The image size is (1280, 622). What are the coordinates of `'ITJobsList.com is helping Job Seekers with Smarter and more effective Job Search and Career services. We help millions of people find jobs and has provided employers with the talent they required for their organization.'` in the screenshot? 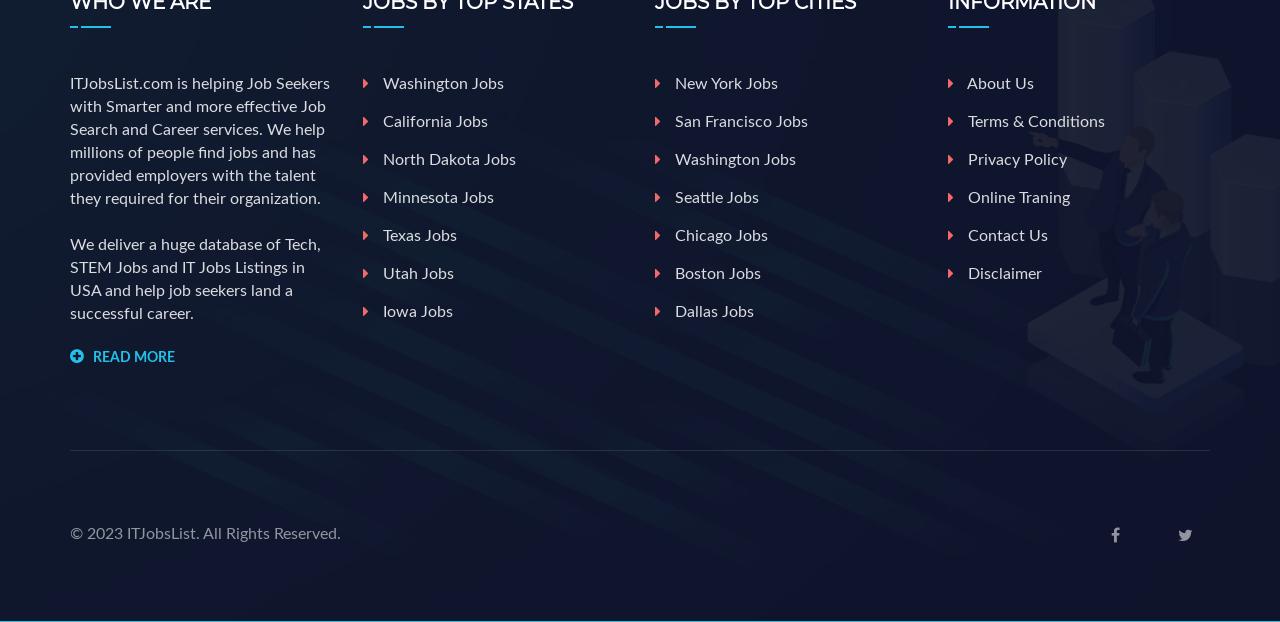 It's located at (199, 140).